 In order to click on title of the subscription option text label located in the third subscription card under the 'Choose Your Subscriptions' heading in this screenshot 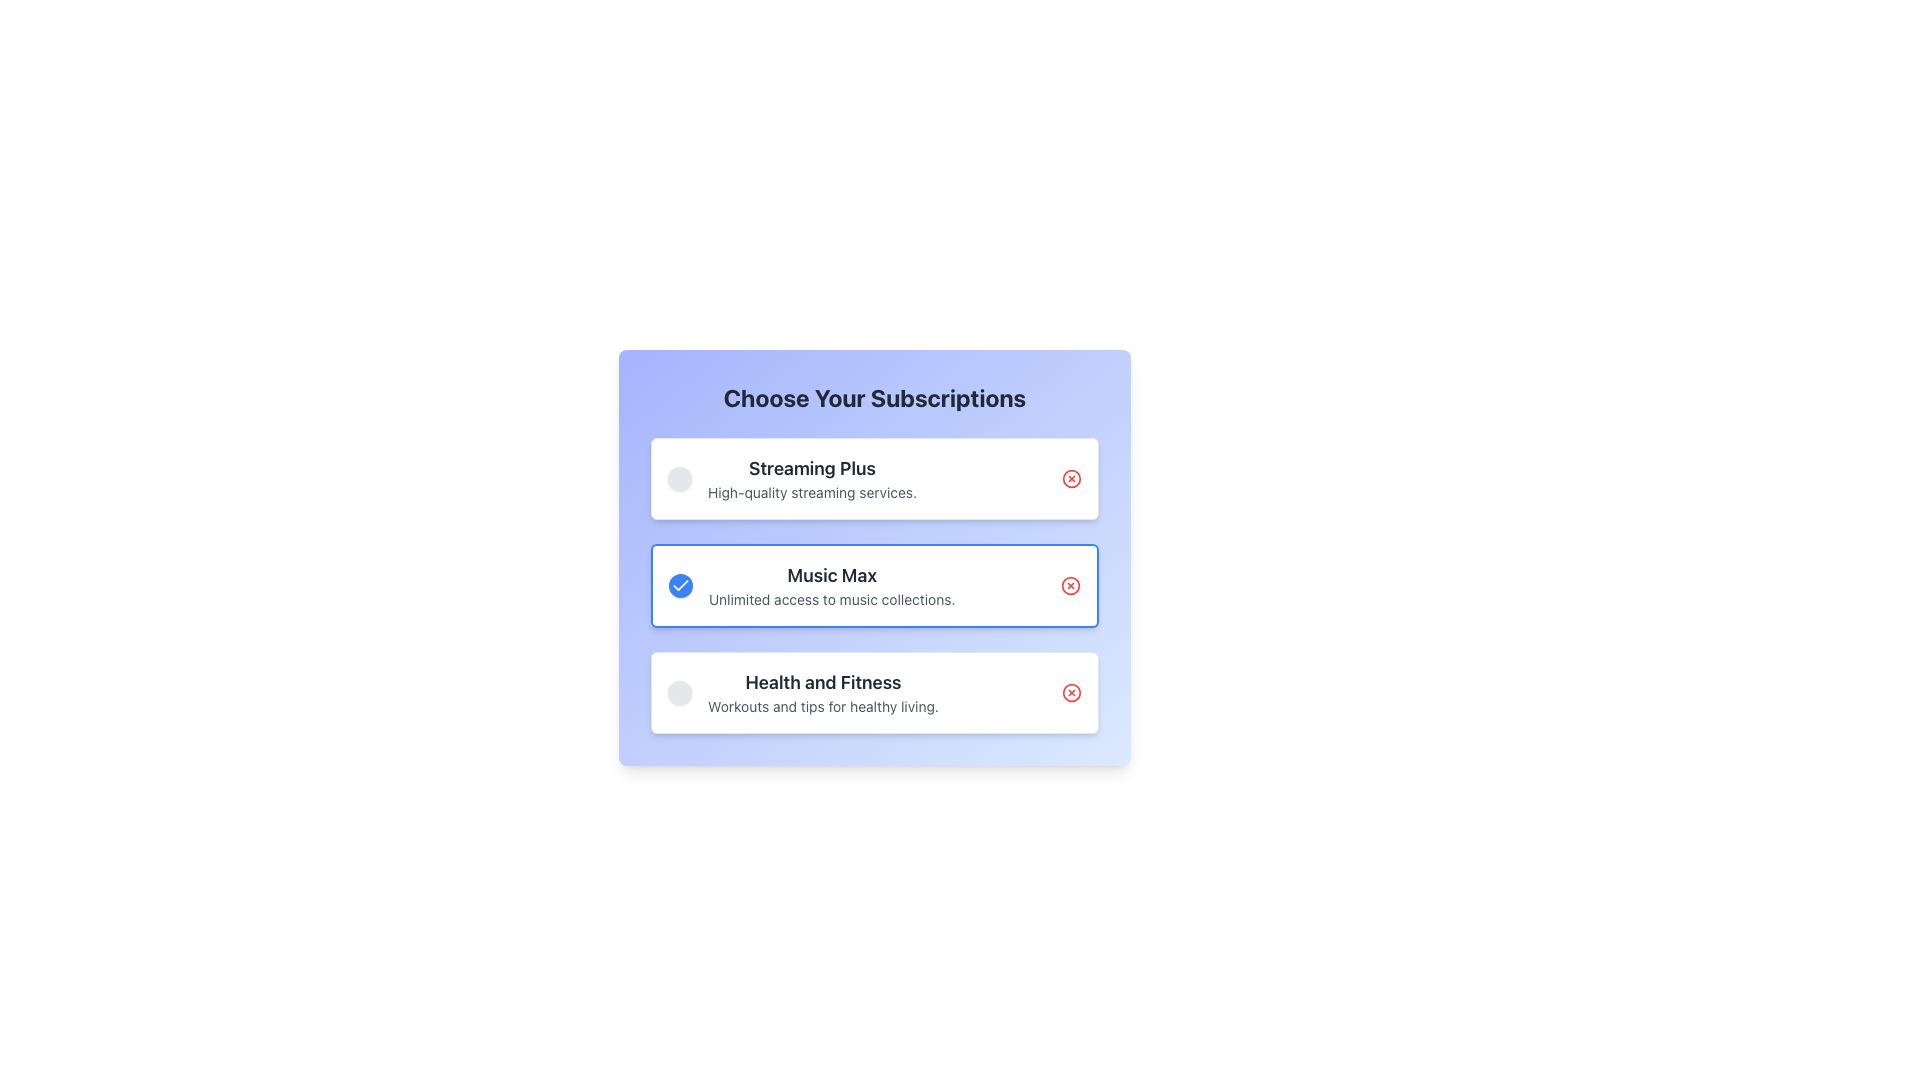, I will do `click(823, 681)`.